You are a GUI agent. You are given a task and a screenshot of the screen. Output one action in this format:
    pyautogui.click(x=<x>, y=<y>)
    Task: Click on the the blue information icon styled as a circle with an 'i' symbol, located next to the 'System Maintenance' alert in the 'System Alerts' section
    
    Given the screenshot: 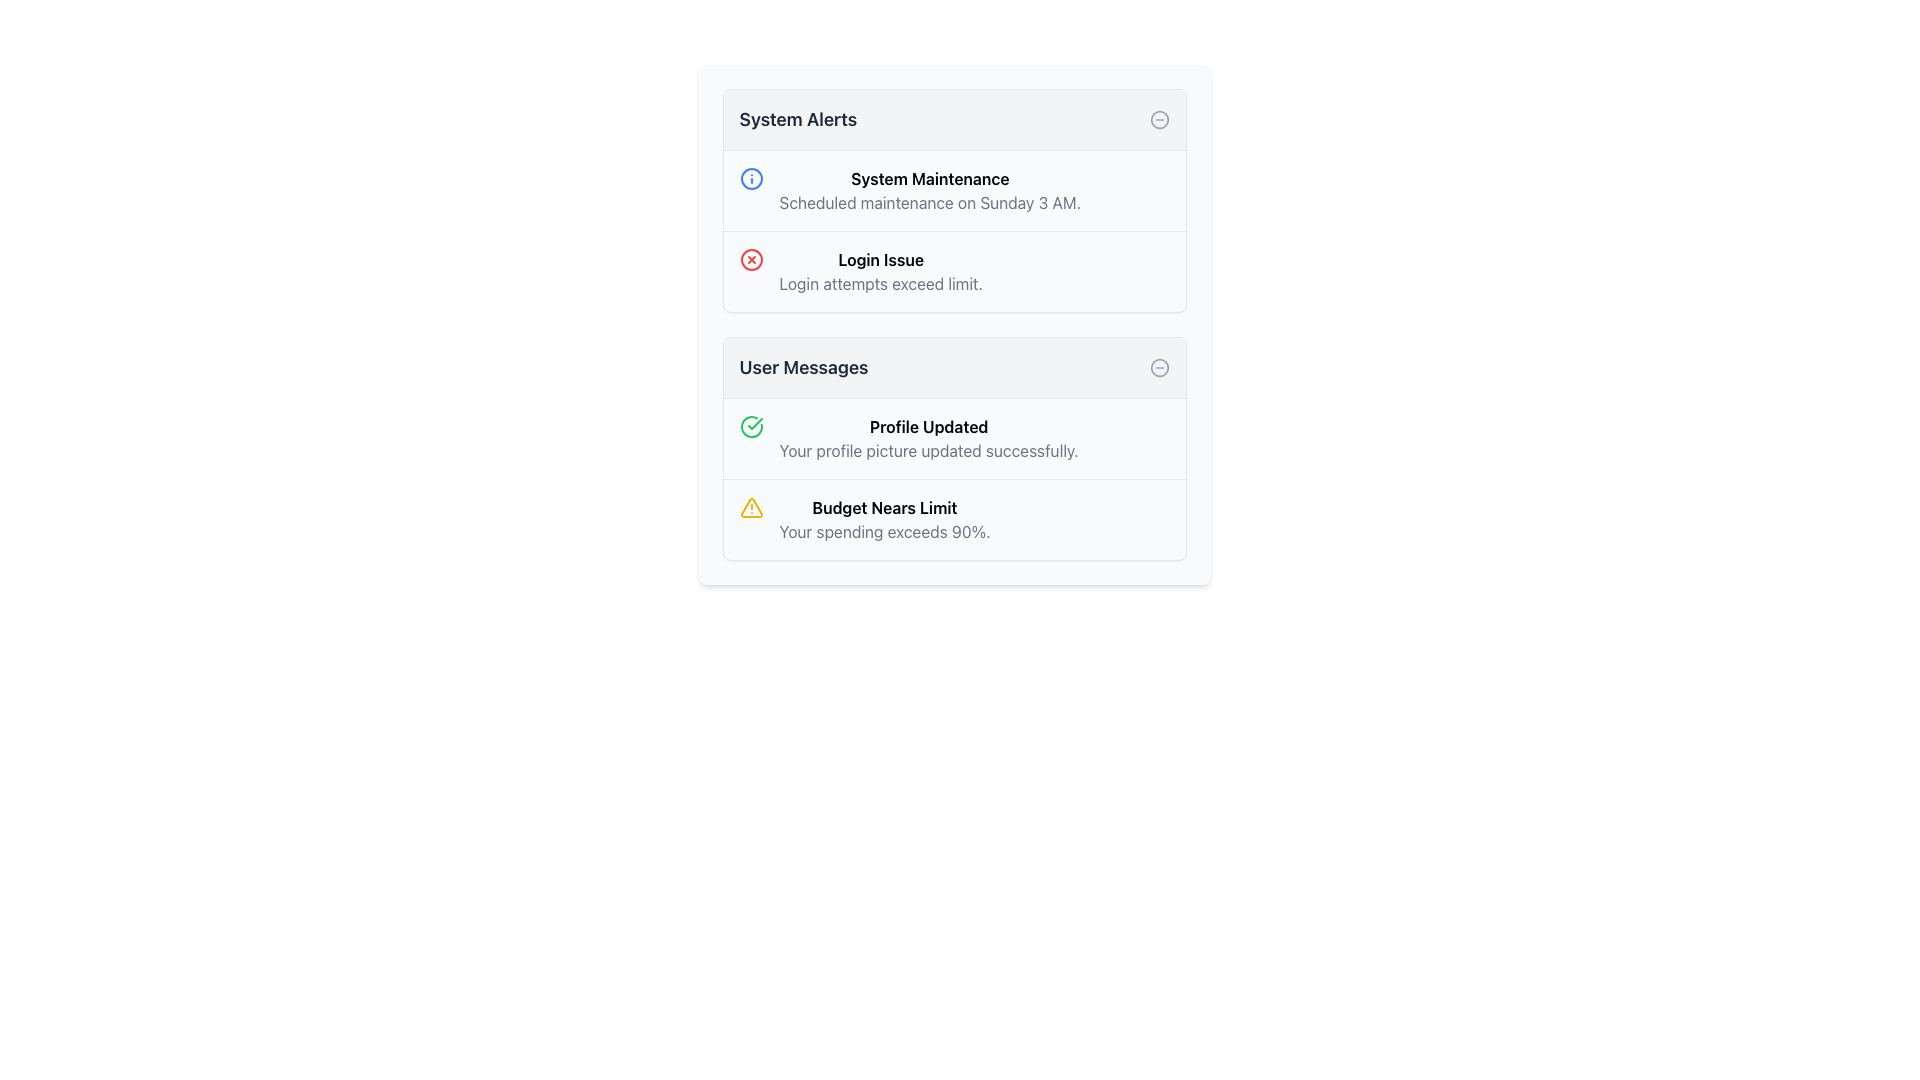 What is the action you would take?
    pyautogui.click(x=750, y=177)
    